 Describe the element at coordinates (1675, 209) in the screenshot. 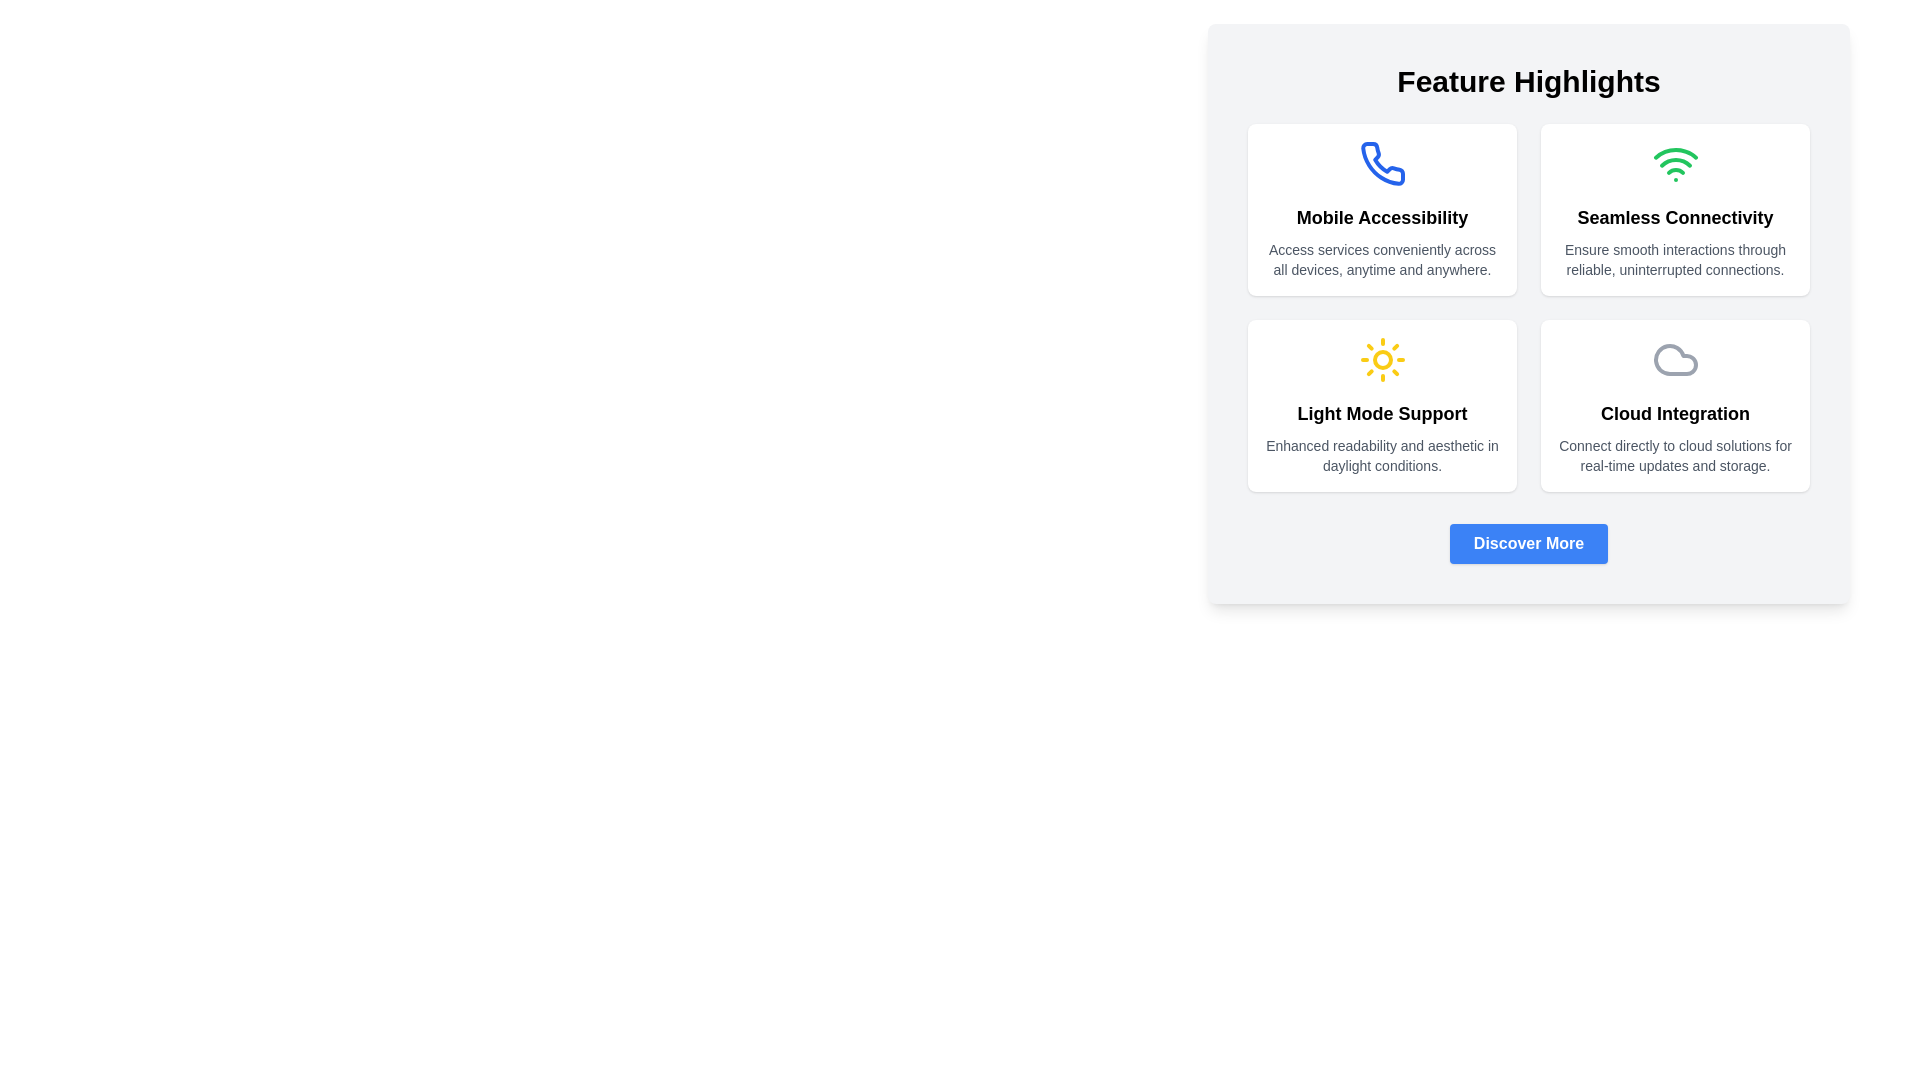

I see `the Feature card titled 'Seamless Connectivity' which is the second card in the grid layout, located directly to the right of the 'Mobile Accessibility' card` at that location.